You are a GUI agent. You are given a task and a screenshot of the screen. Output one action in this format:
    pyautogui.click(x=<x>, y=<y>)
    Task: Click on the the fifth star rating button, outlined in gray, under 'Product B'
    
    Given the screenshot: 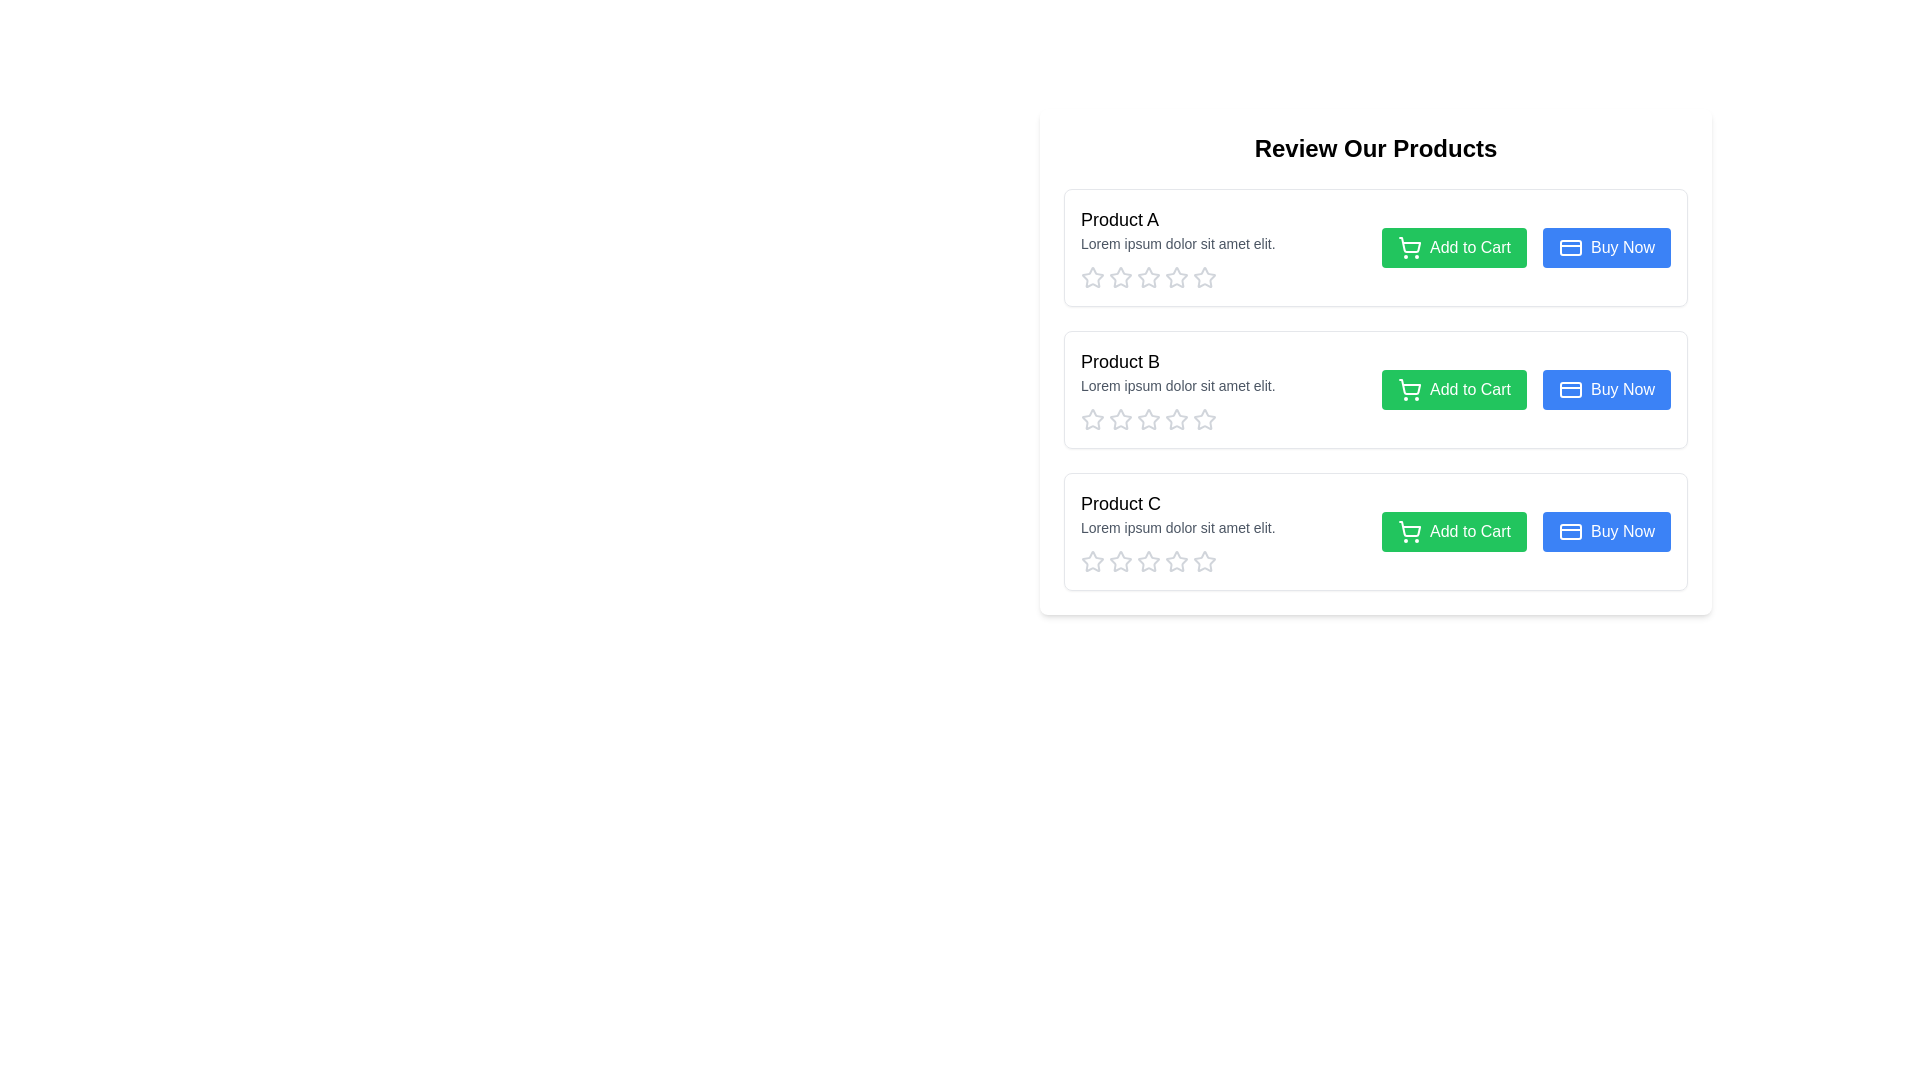 What is the action you would take?
    pyautogui.click(x=1176, y=419)
    